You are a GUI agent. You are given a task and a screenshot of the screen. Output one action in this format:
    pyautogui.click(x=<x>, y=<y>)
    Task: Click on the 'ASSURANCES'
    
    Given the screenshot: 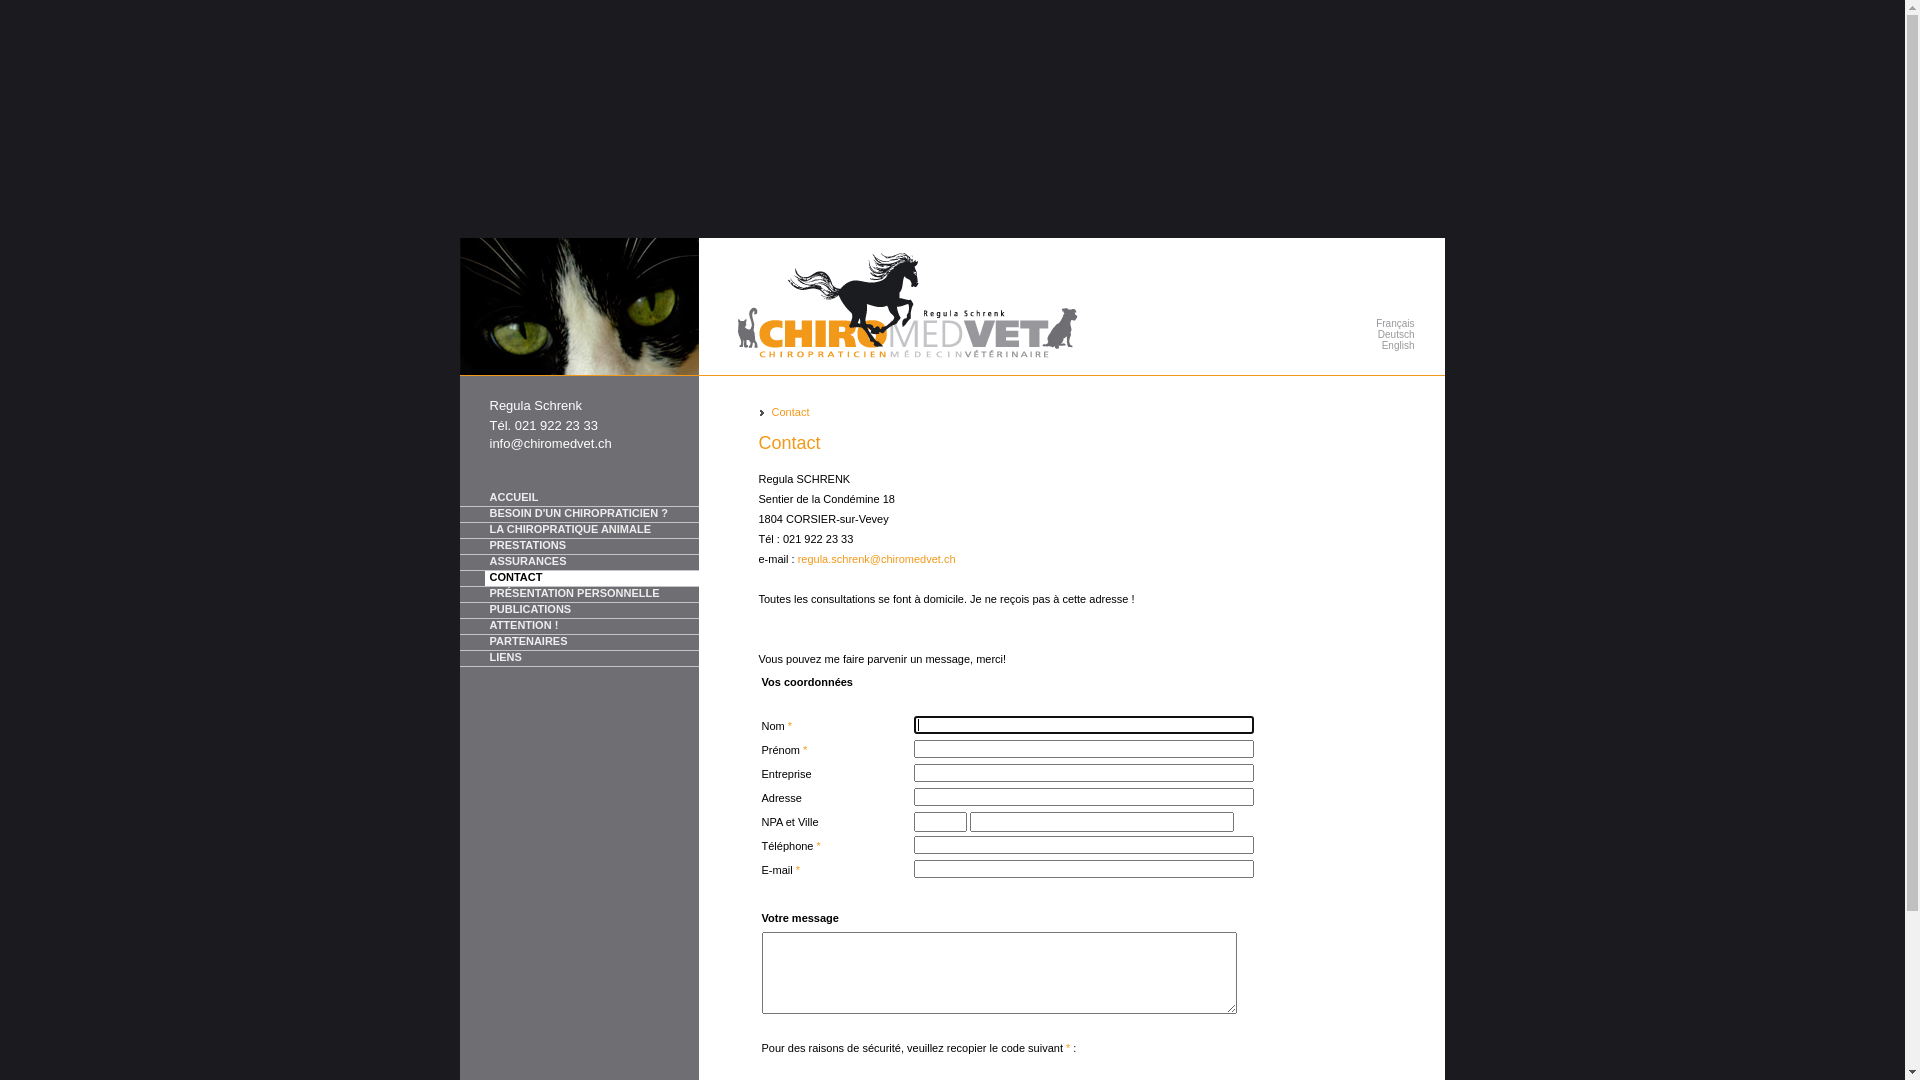 What is the action you would take?
    pyautogui.click(x=589, y=562)
    